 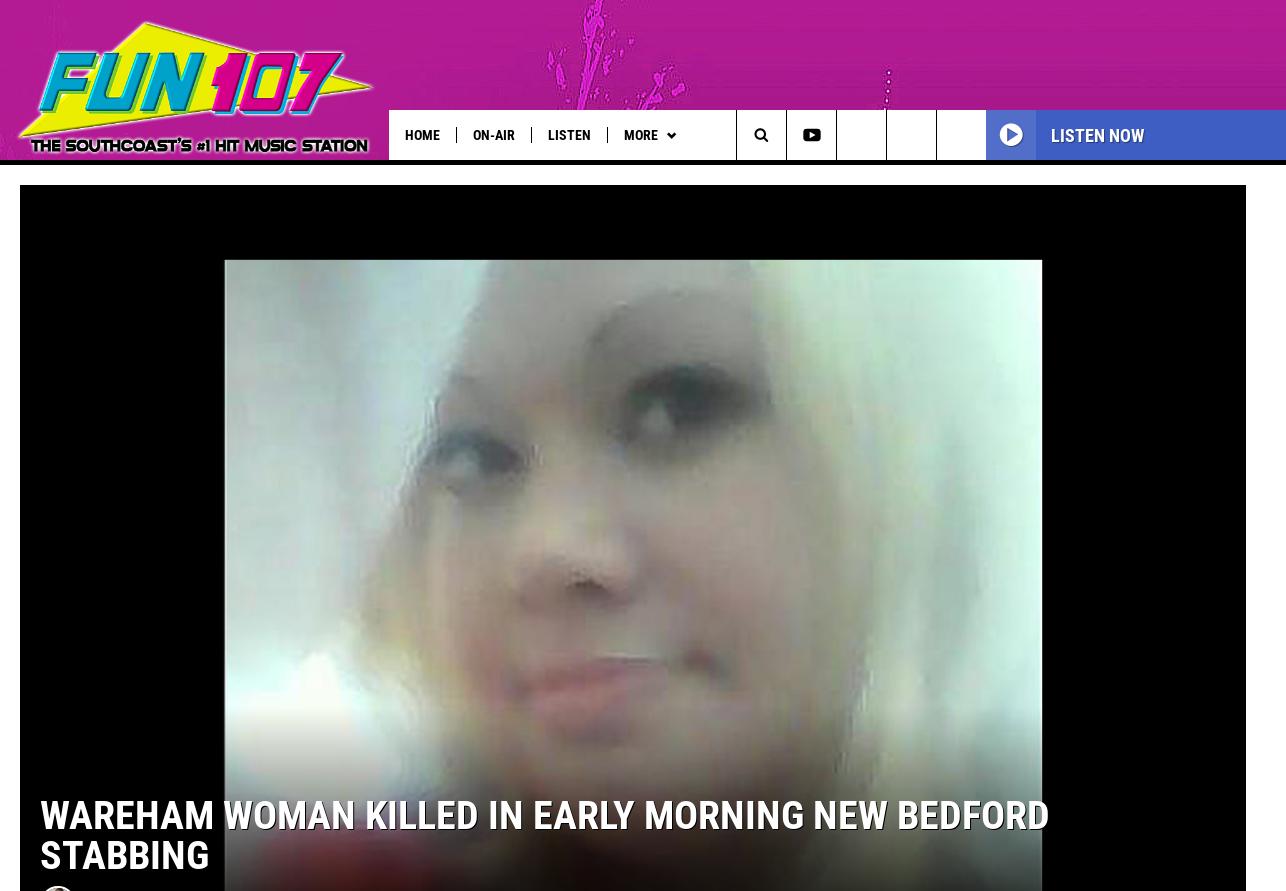 What do you see at coordinates (492, 133) in the screenshot?
I see `'On-Air'` at bounding box center [492, 133].